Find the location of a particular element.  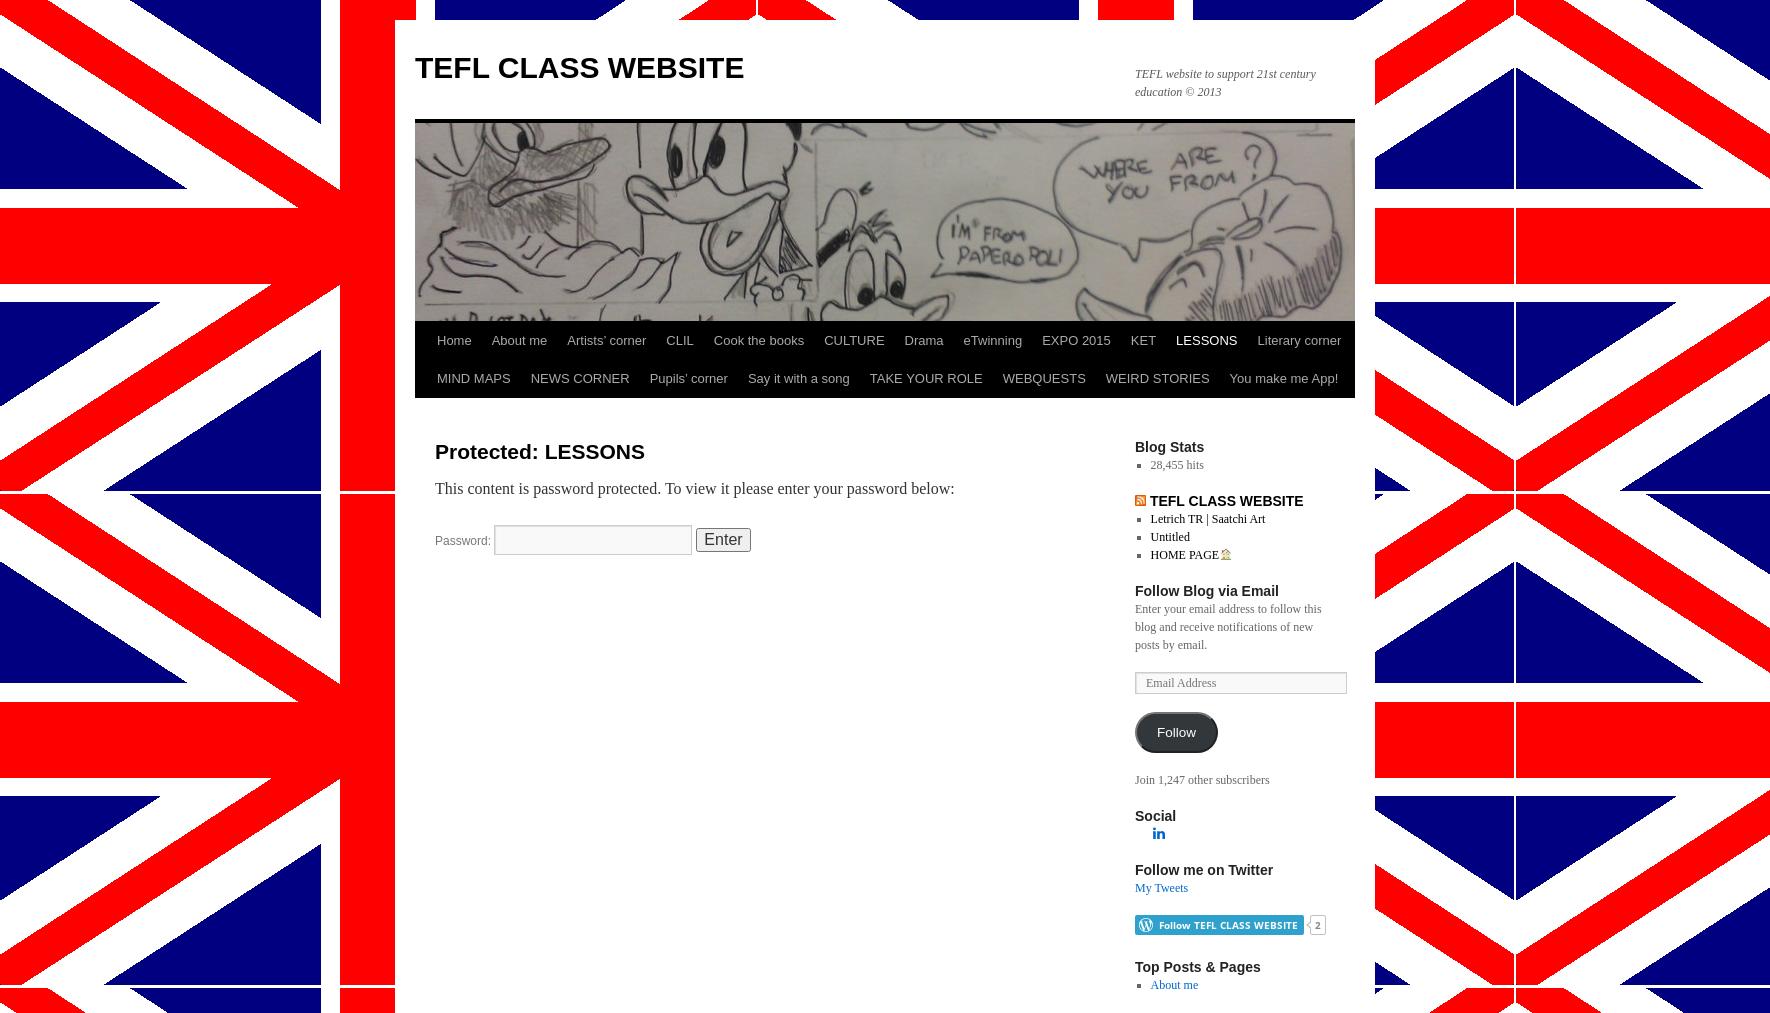

'Letrich TR | Saatchi Art' is located at coordinates (1206, 518).